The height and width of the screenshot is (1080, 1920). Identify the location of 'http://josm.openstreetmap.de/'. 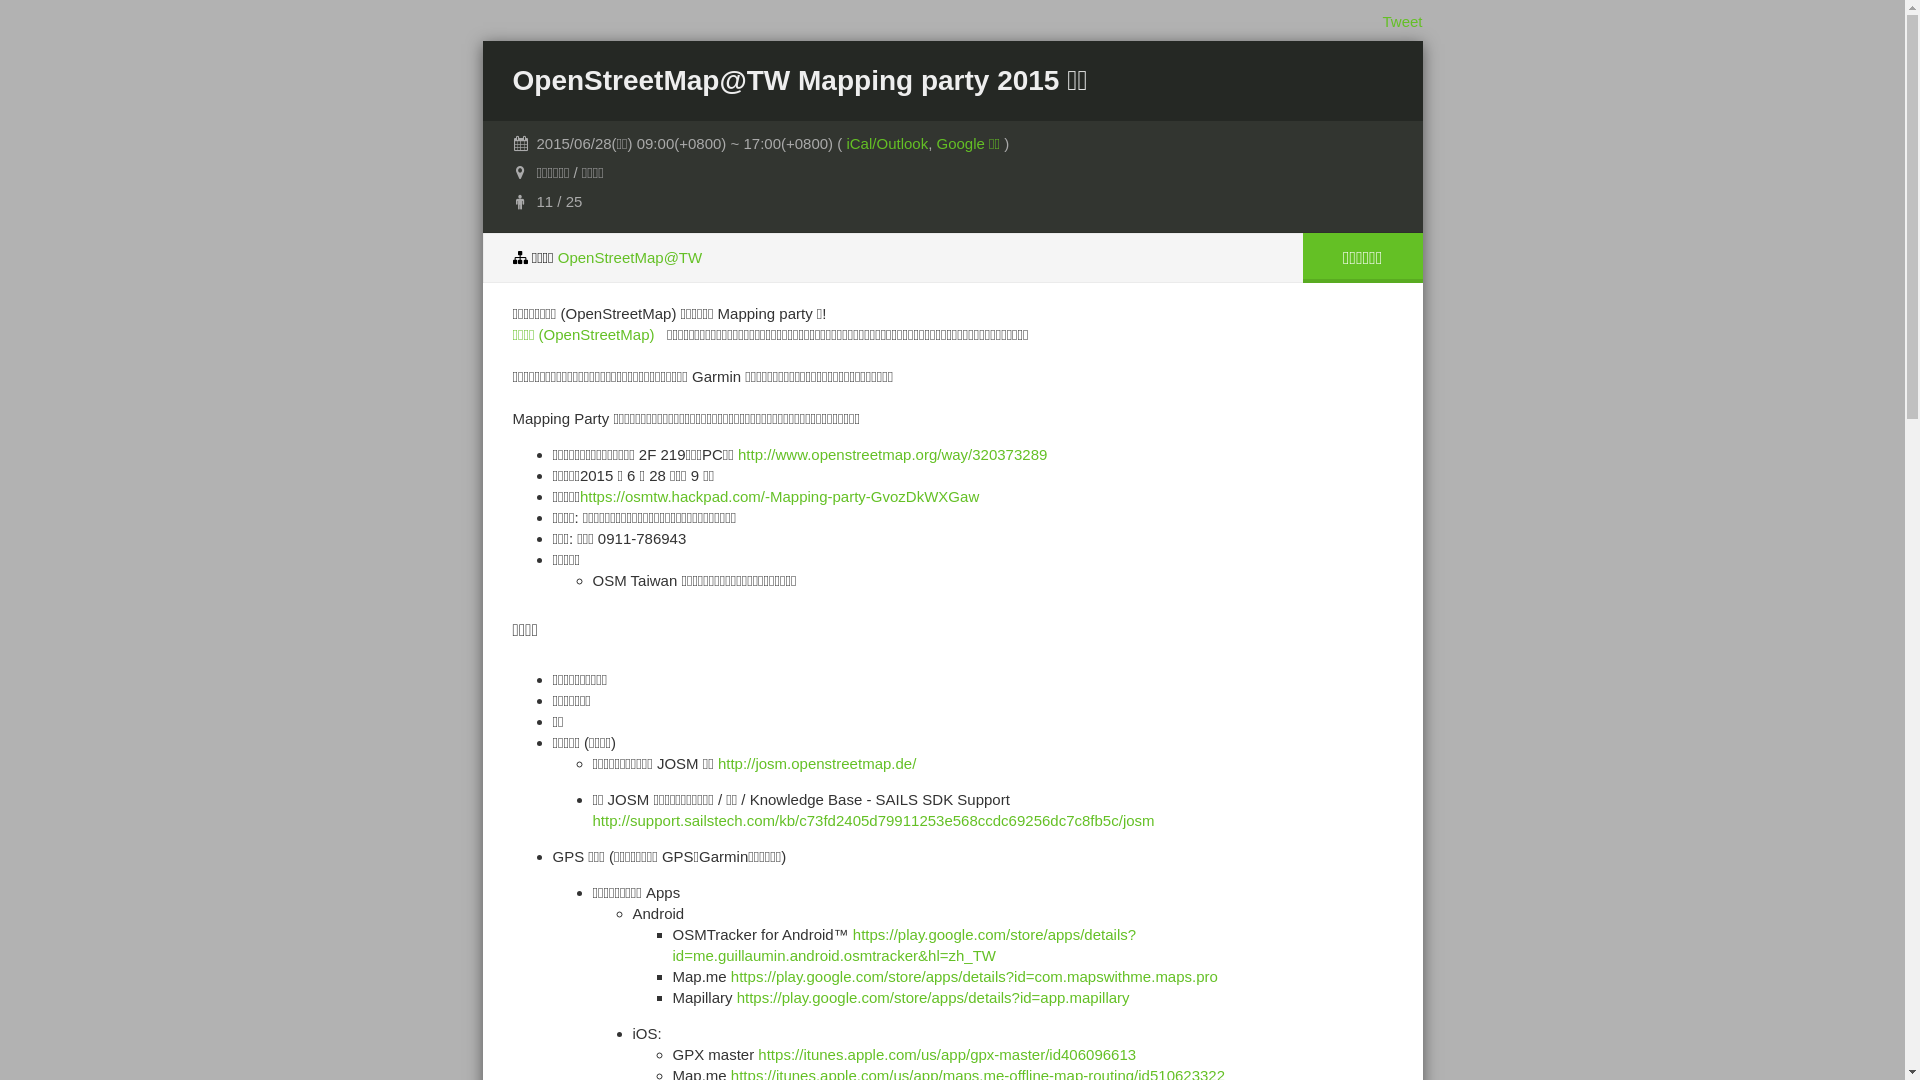
(816, 763).